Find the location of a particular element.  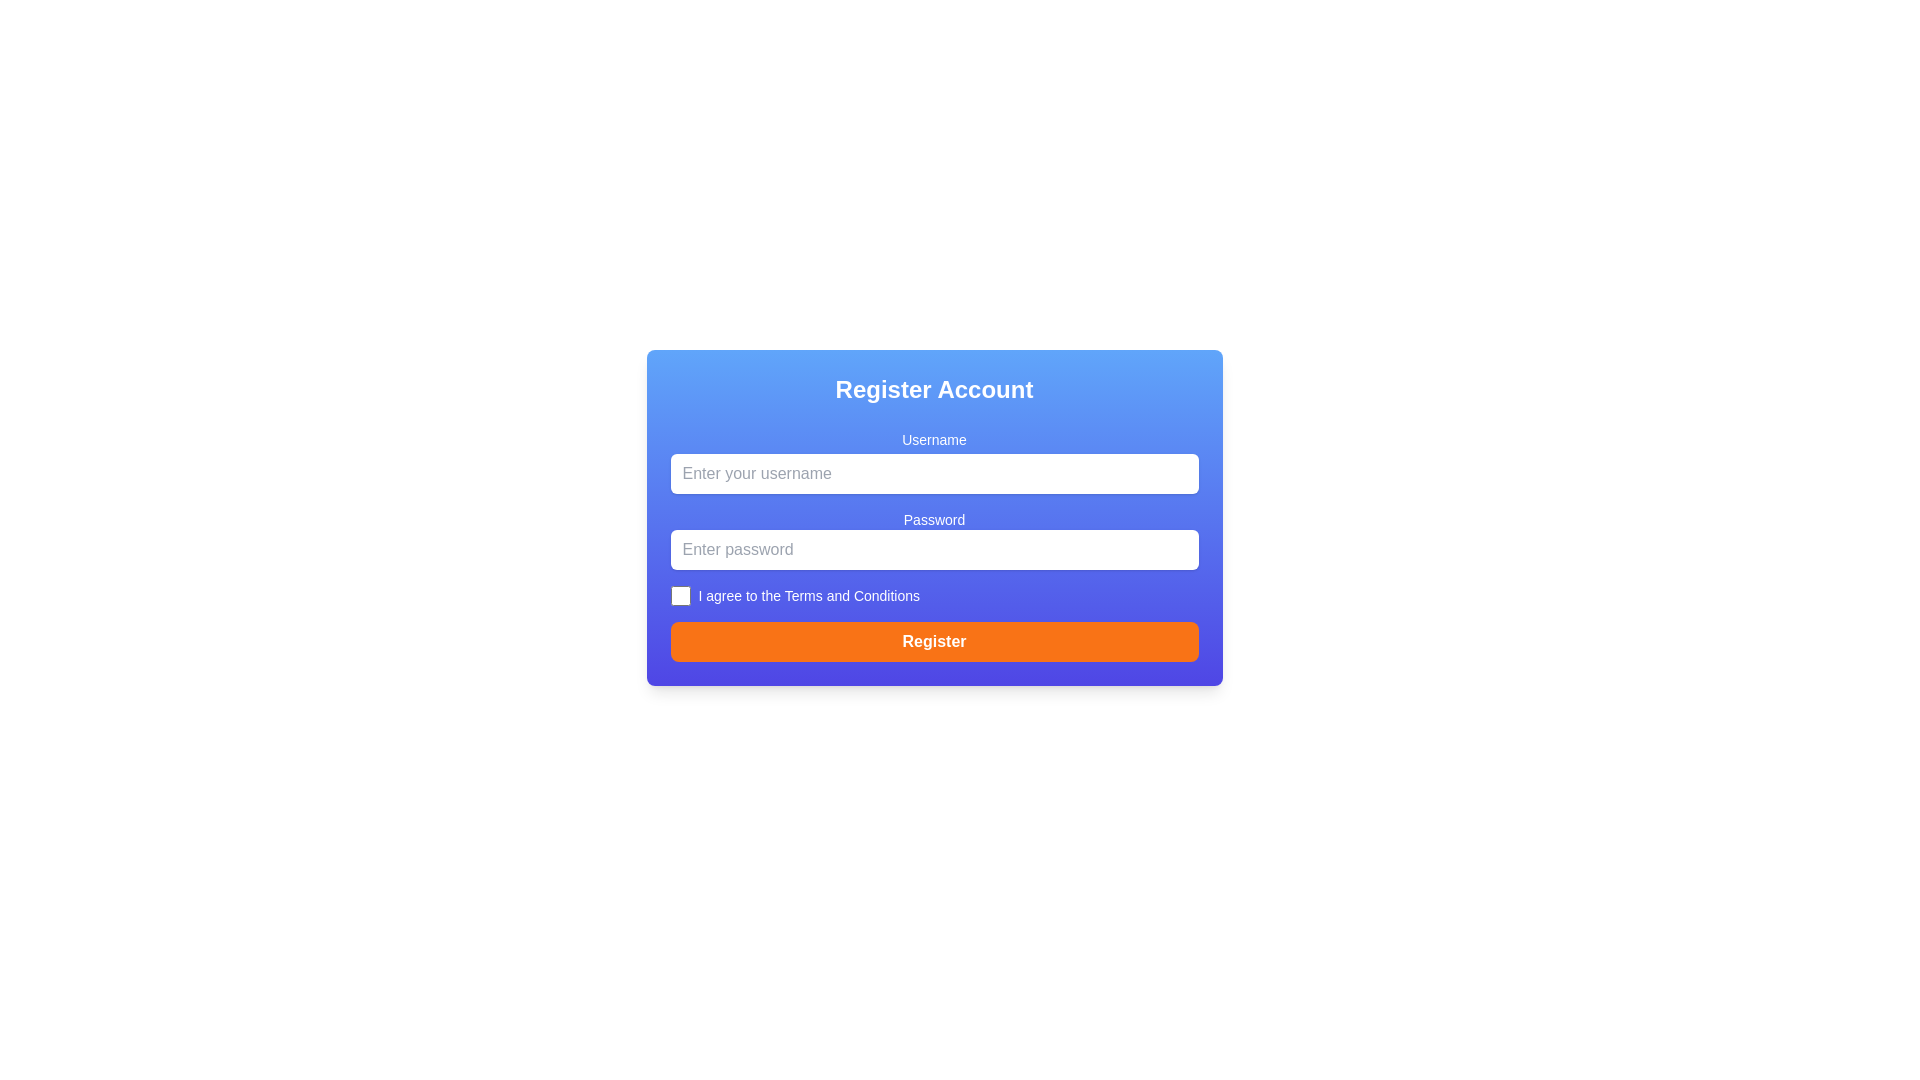

the eye-shaped button located at the right edge of the password input field is located at coordinates (1181, 550).